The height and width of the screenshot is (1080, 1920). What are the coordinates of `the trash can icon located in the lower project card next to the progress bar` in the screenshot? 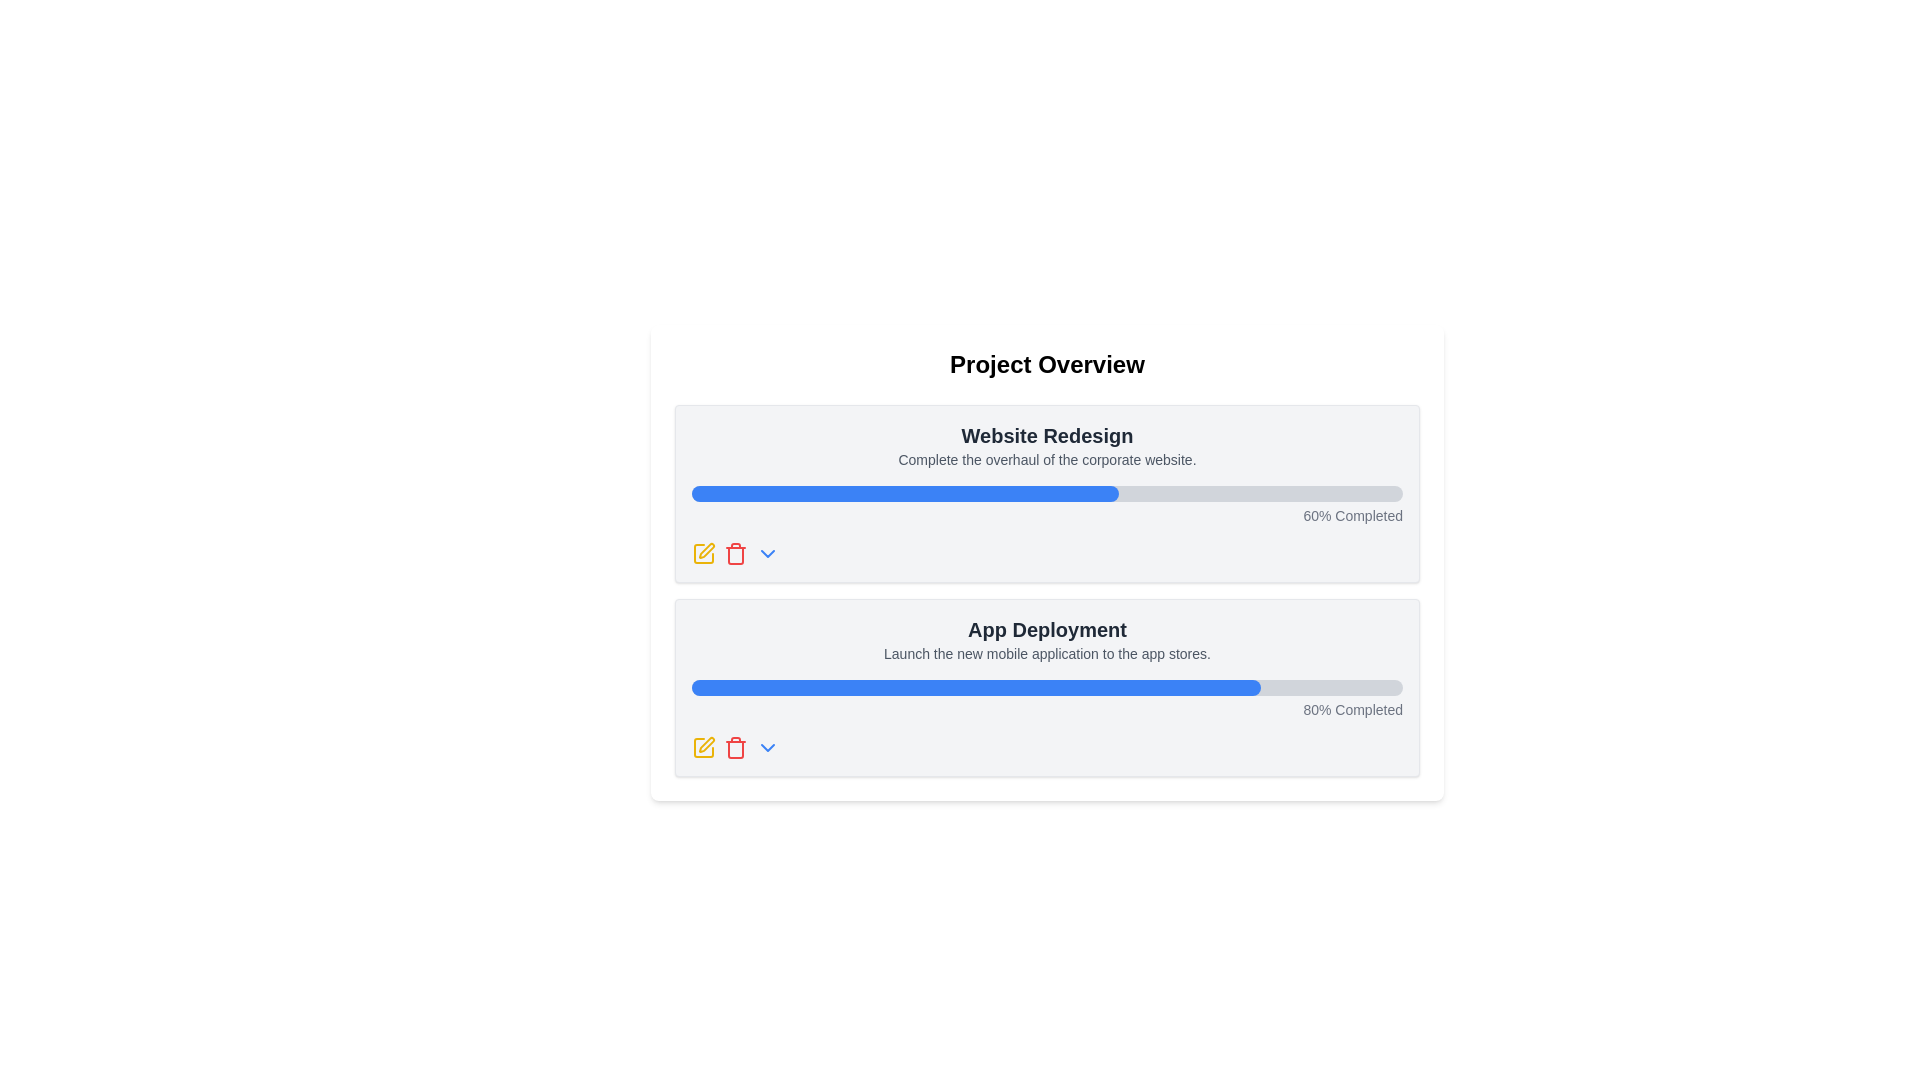 It's located at (734, 749).